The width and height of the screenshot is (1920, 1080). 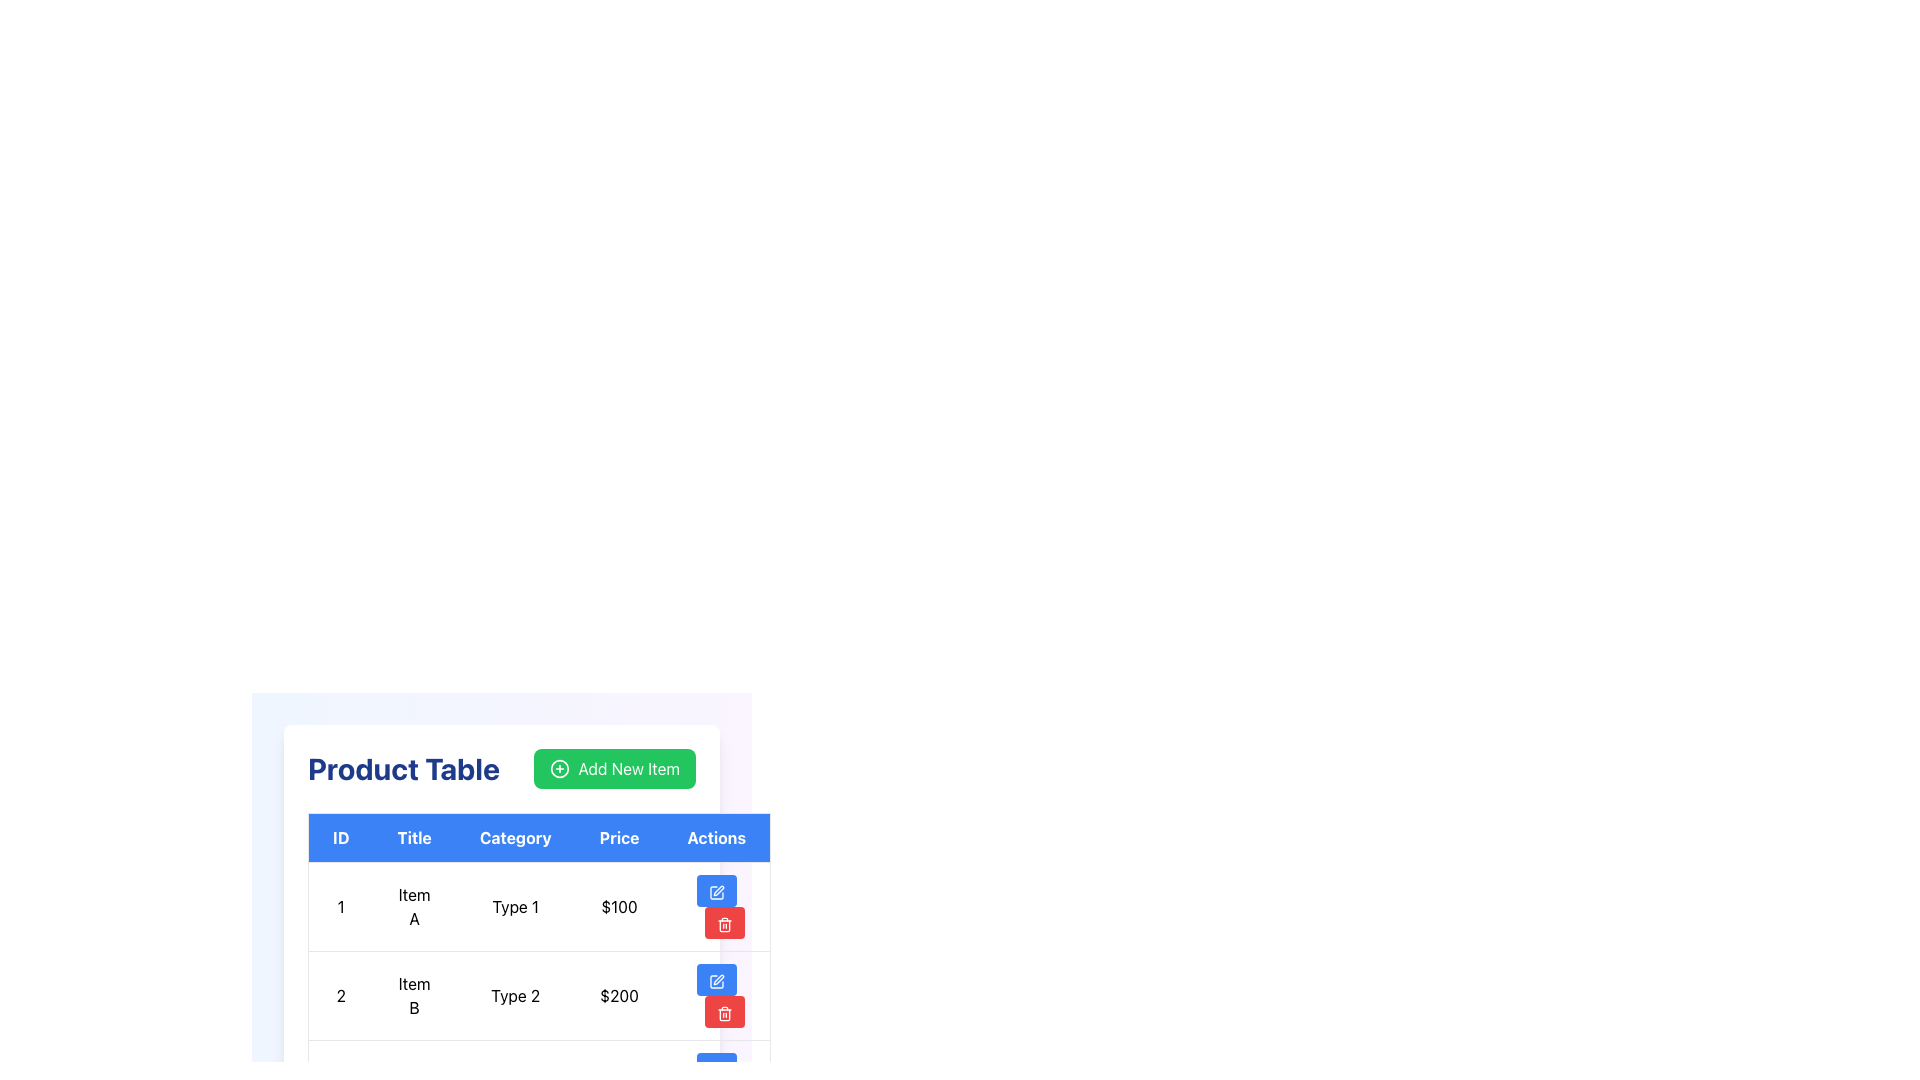 I want to click on the small blue circular icon button with a white edit icon located in the 'Actions' column of the first row in the data table, so click(x=716, y=891).